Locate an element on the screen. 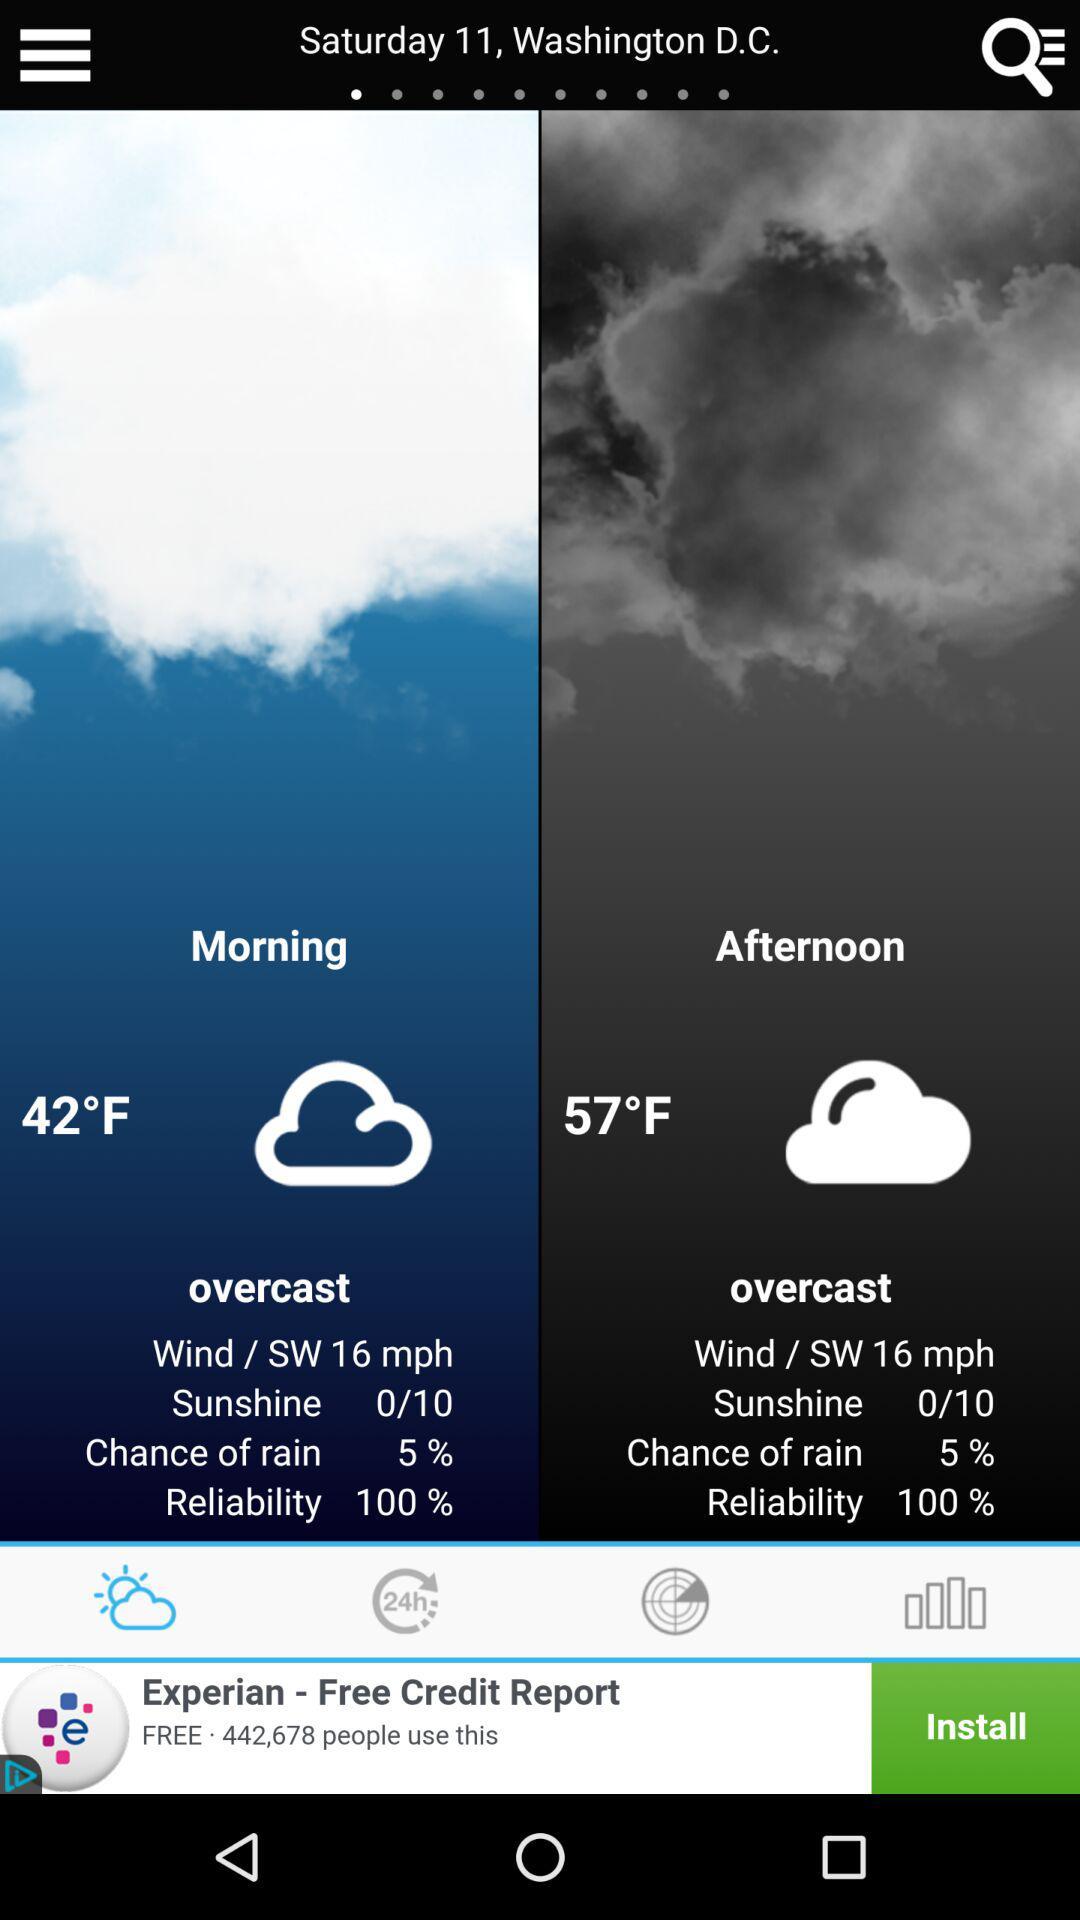 Image resolution: width=1080 pixels, height=1920 pixels. the item to the left of saturday 11 washington app is located at coordinates (54, 55).